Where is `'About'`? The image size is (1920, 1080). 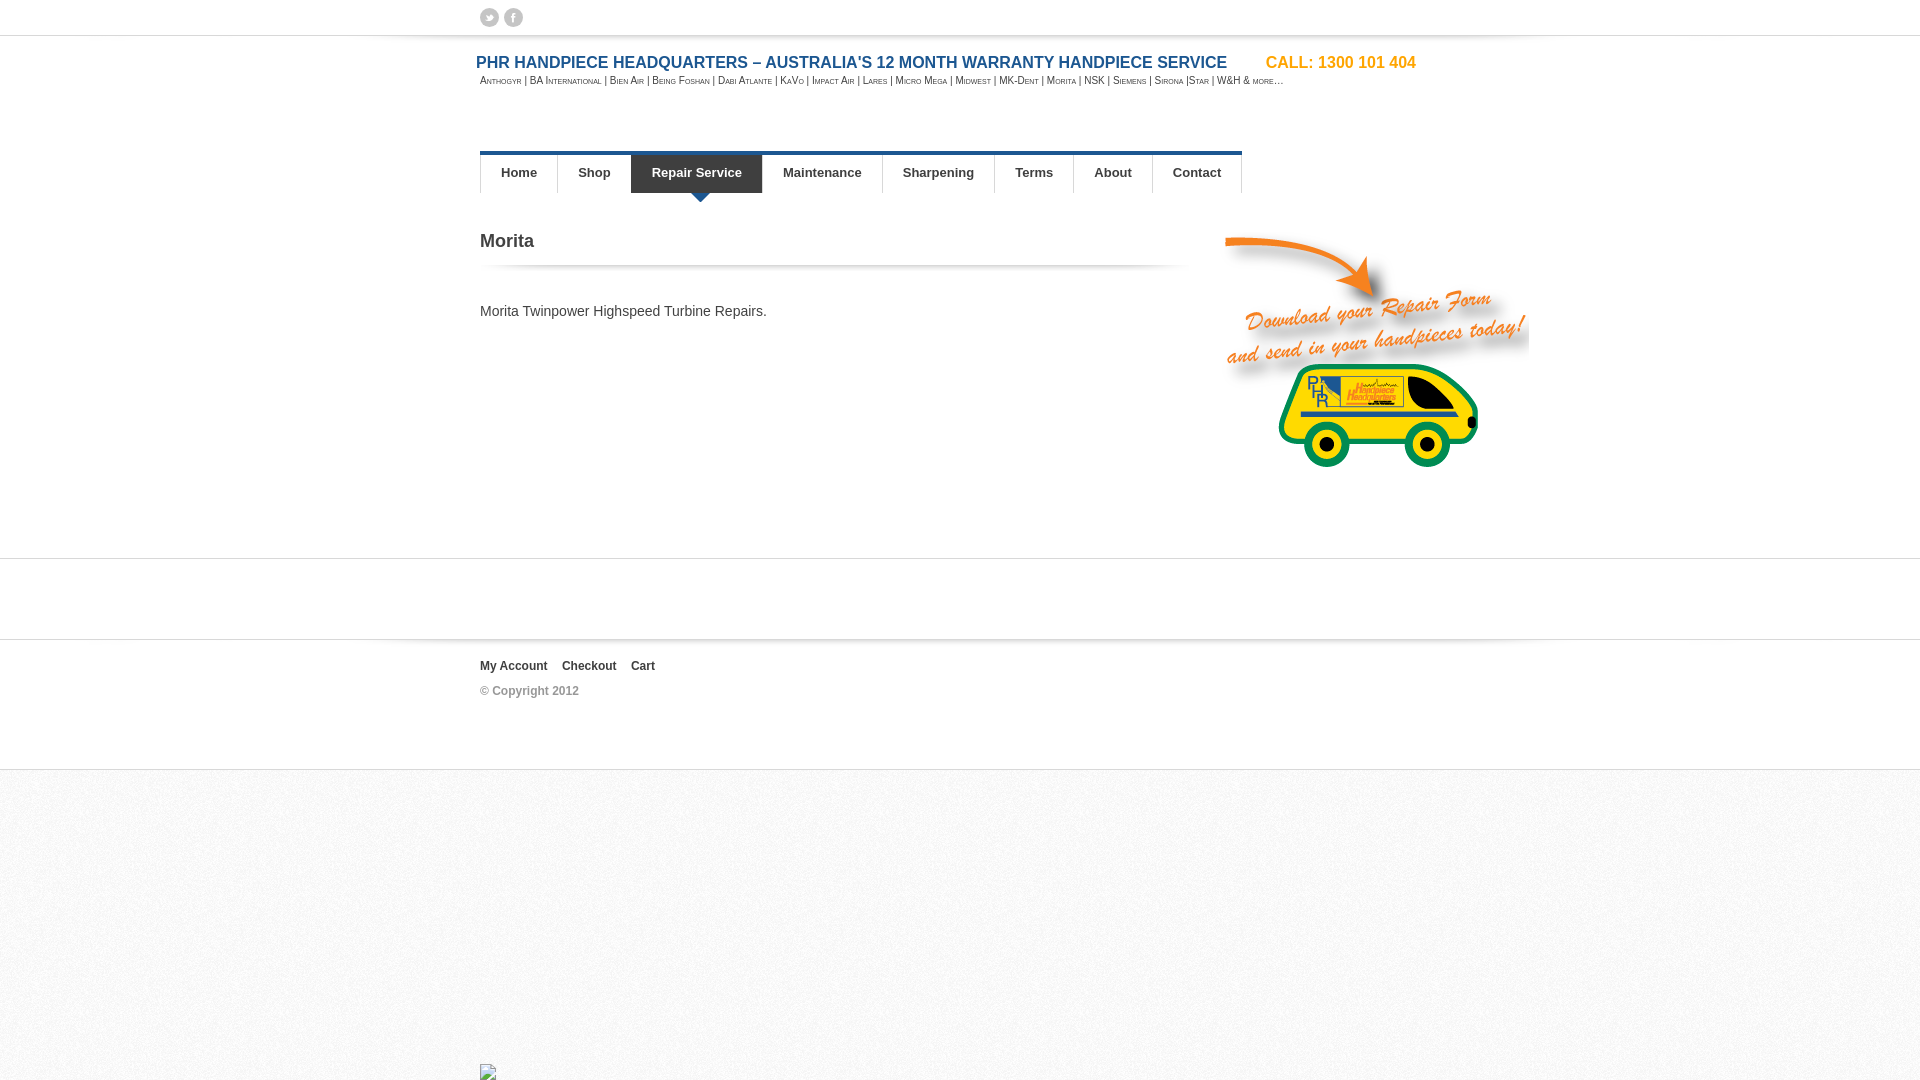 'About' is located at coordinates (1111, 172).